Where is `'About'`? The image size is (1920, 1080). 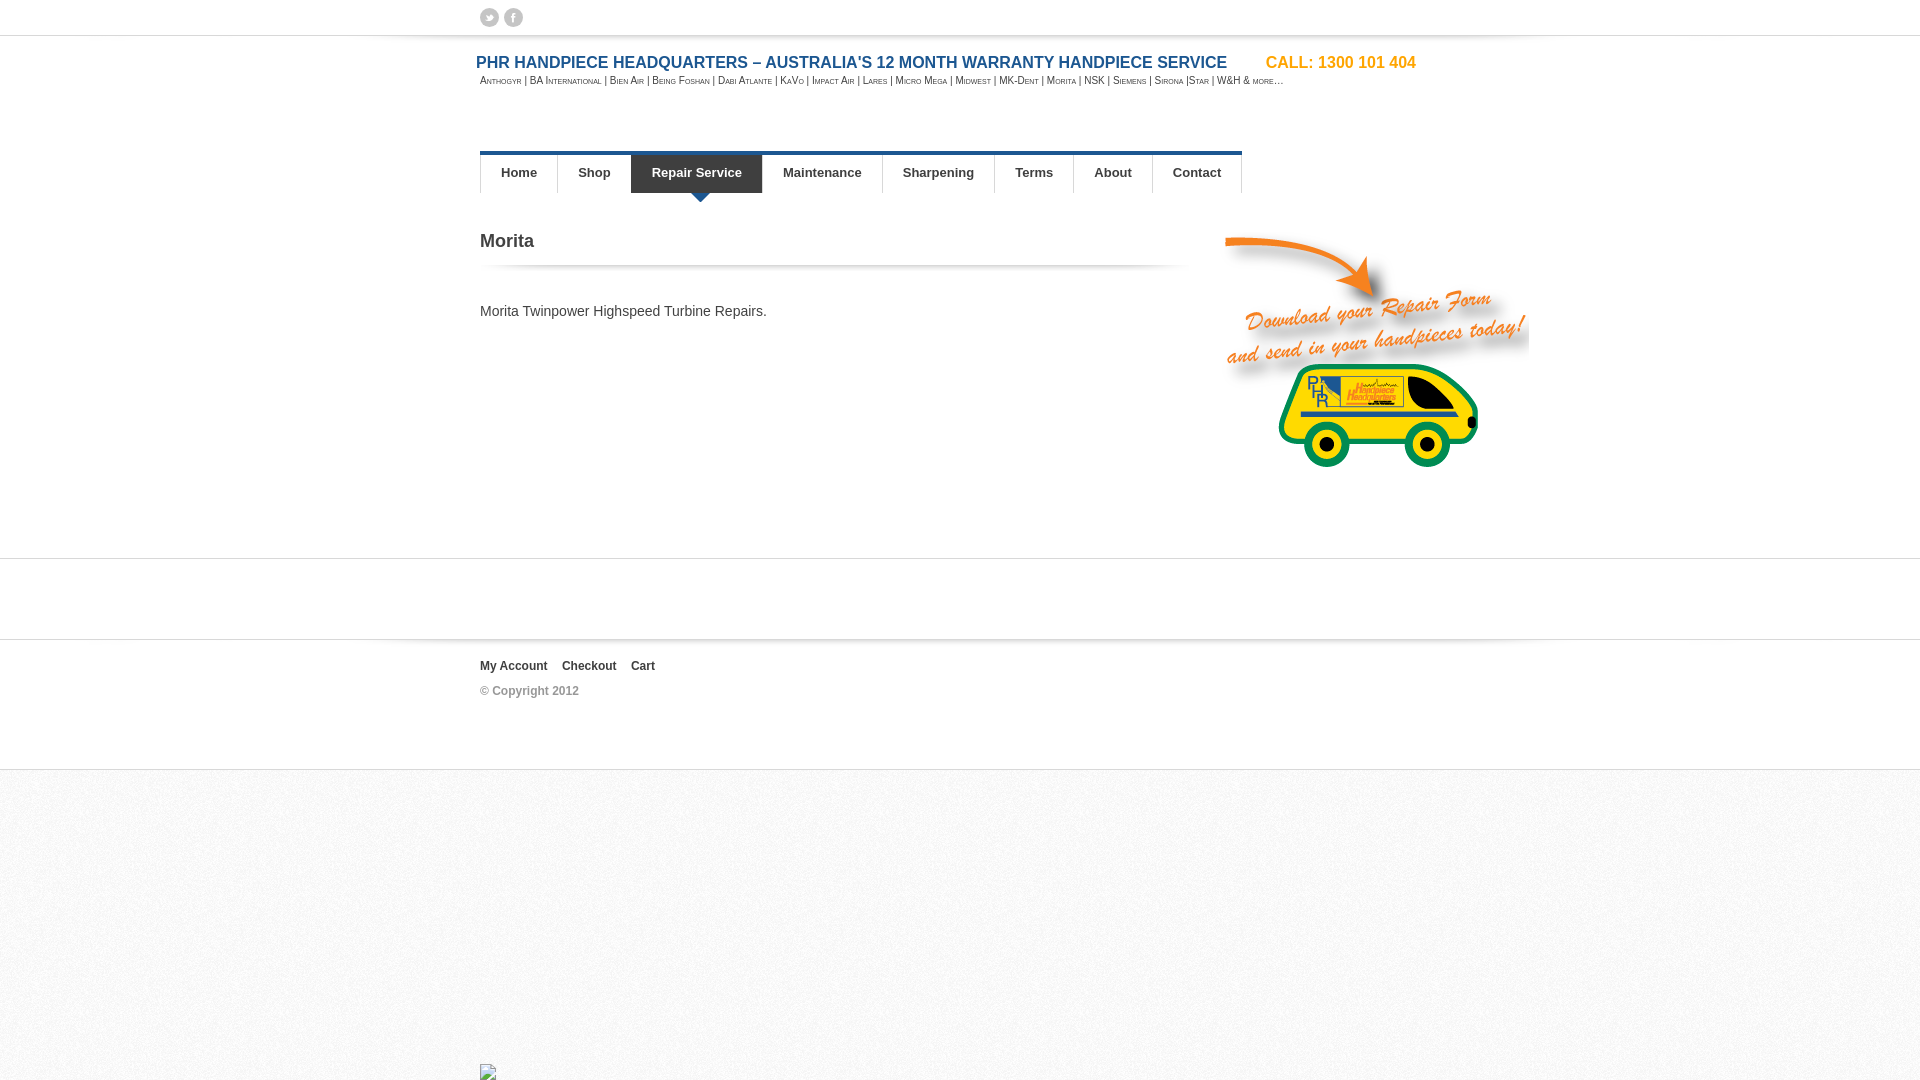 'About' is located at coordinates (1111, 172).